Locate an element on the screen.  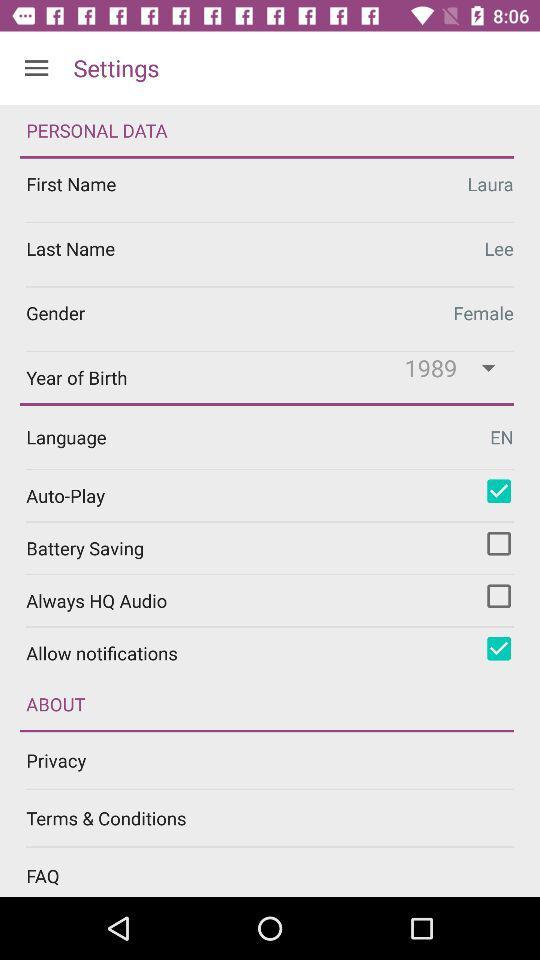
autoplay option is located at coordinates (498, 490).